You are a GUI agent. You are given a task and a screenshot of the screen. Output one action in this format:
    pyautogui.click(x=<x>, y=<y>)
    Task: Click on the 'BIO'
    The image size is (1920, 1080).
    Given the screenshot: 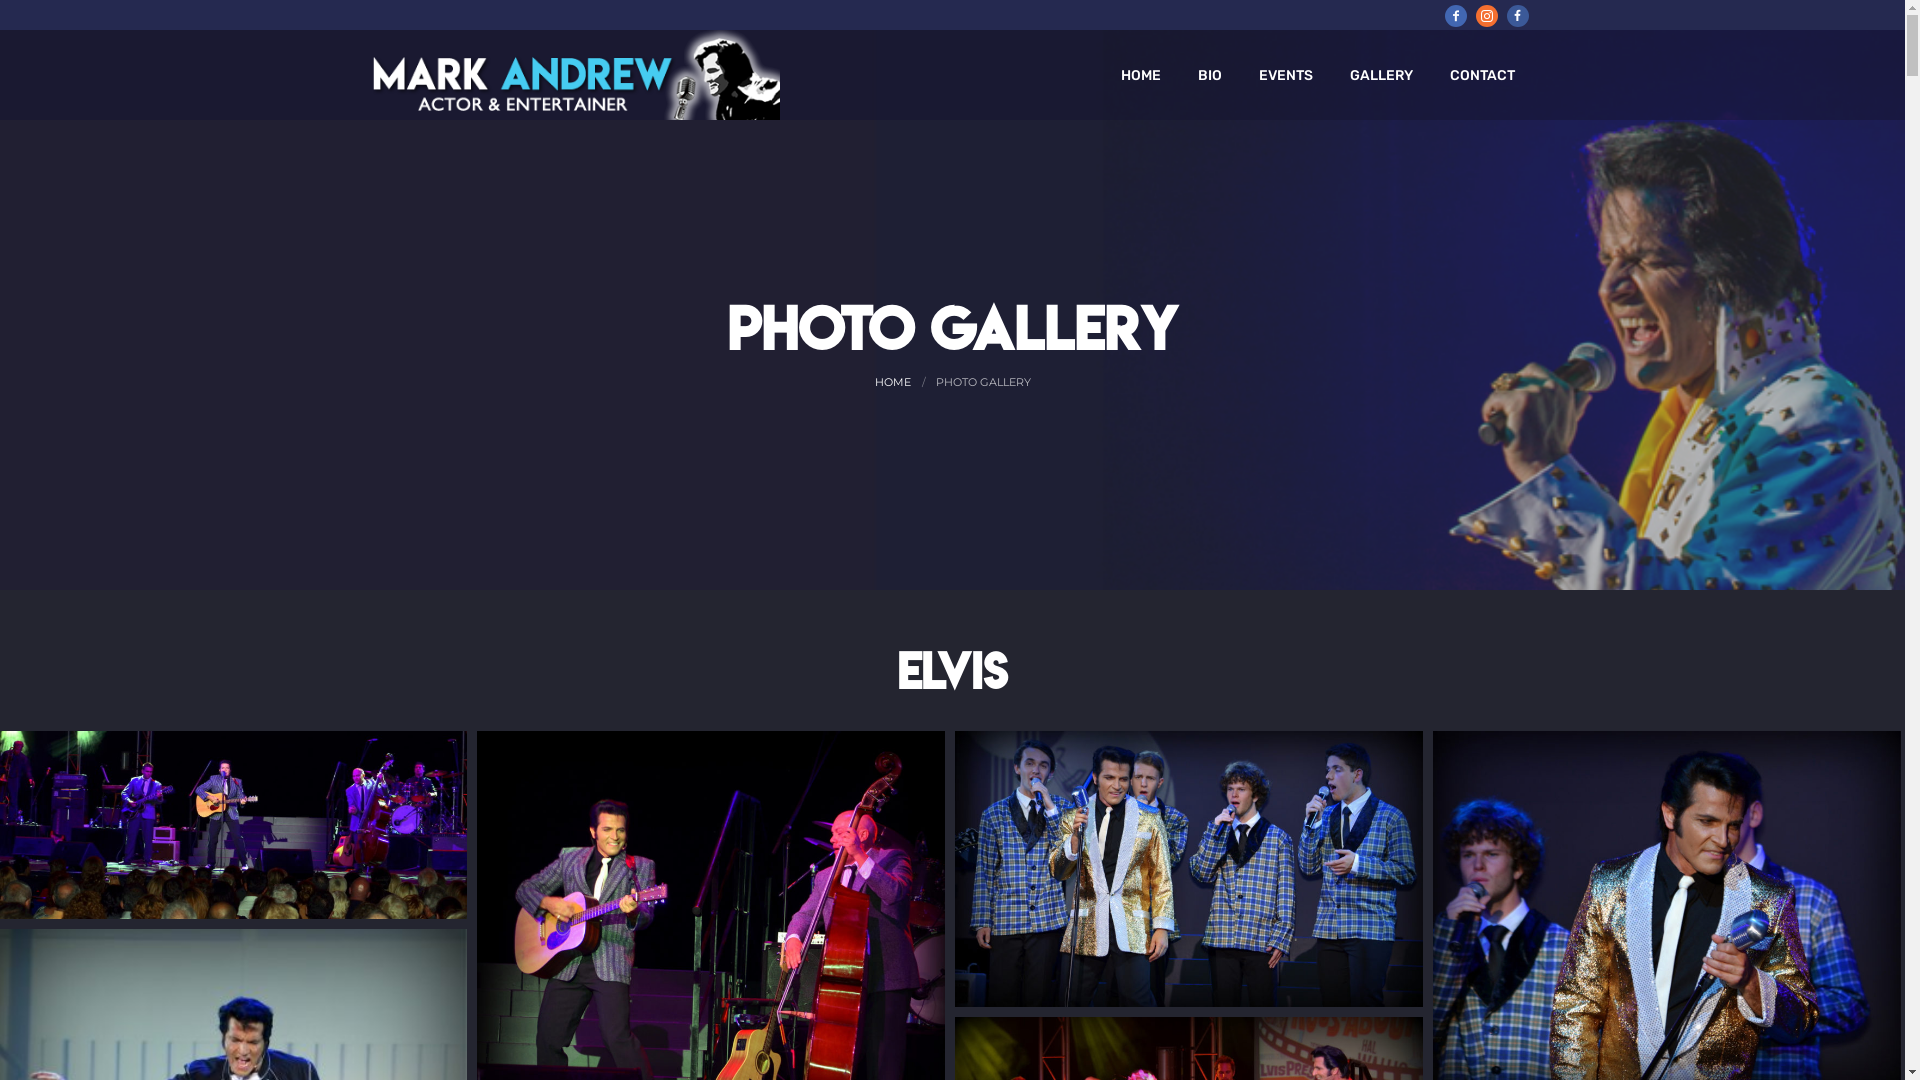 What is the action you would take?
    pyautogui.click(x=1208, y=73)
    